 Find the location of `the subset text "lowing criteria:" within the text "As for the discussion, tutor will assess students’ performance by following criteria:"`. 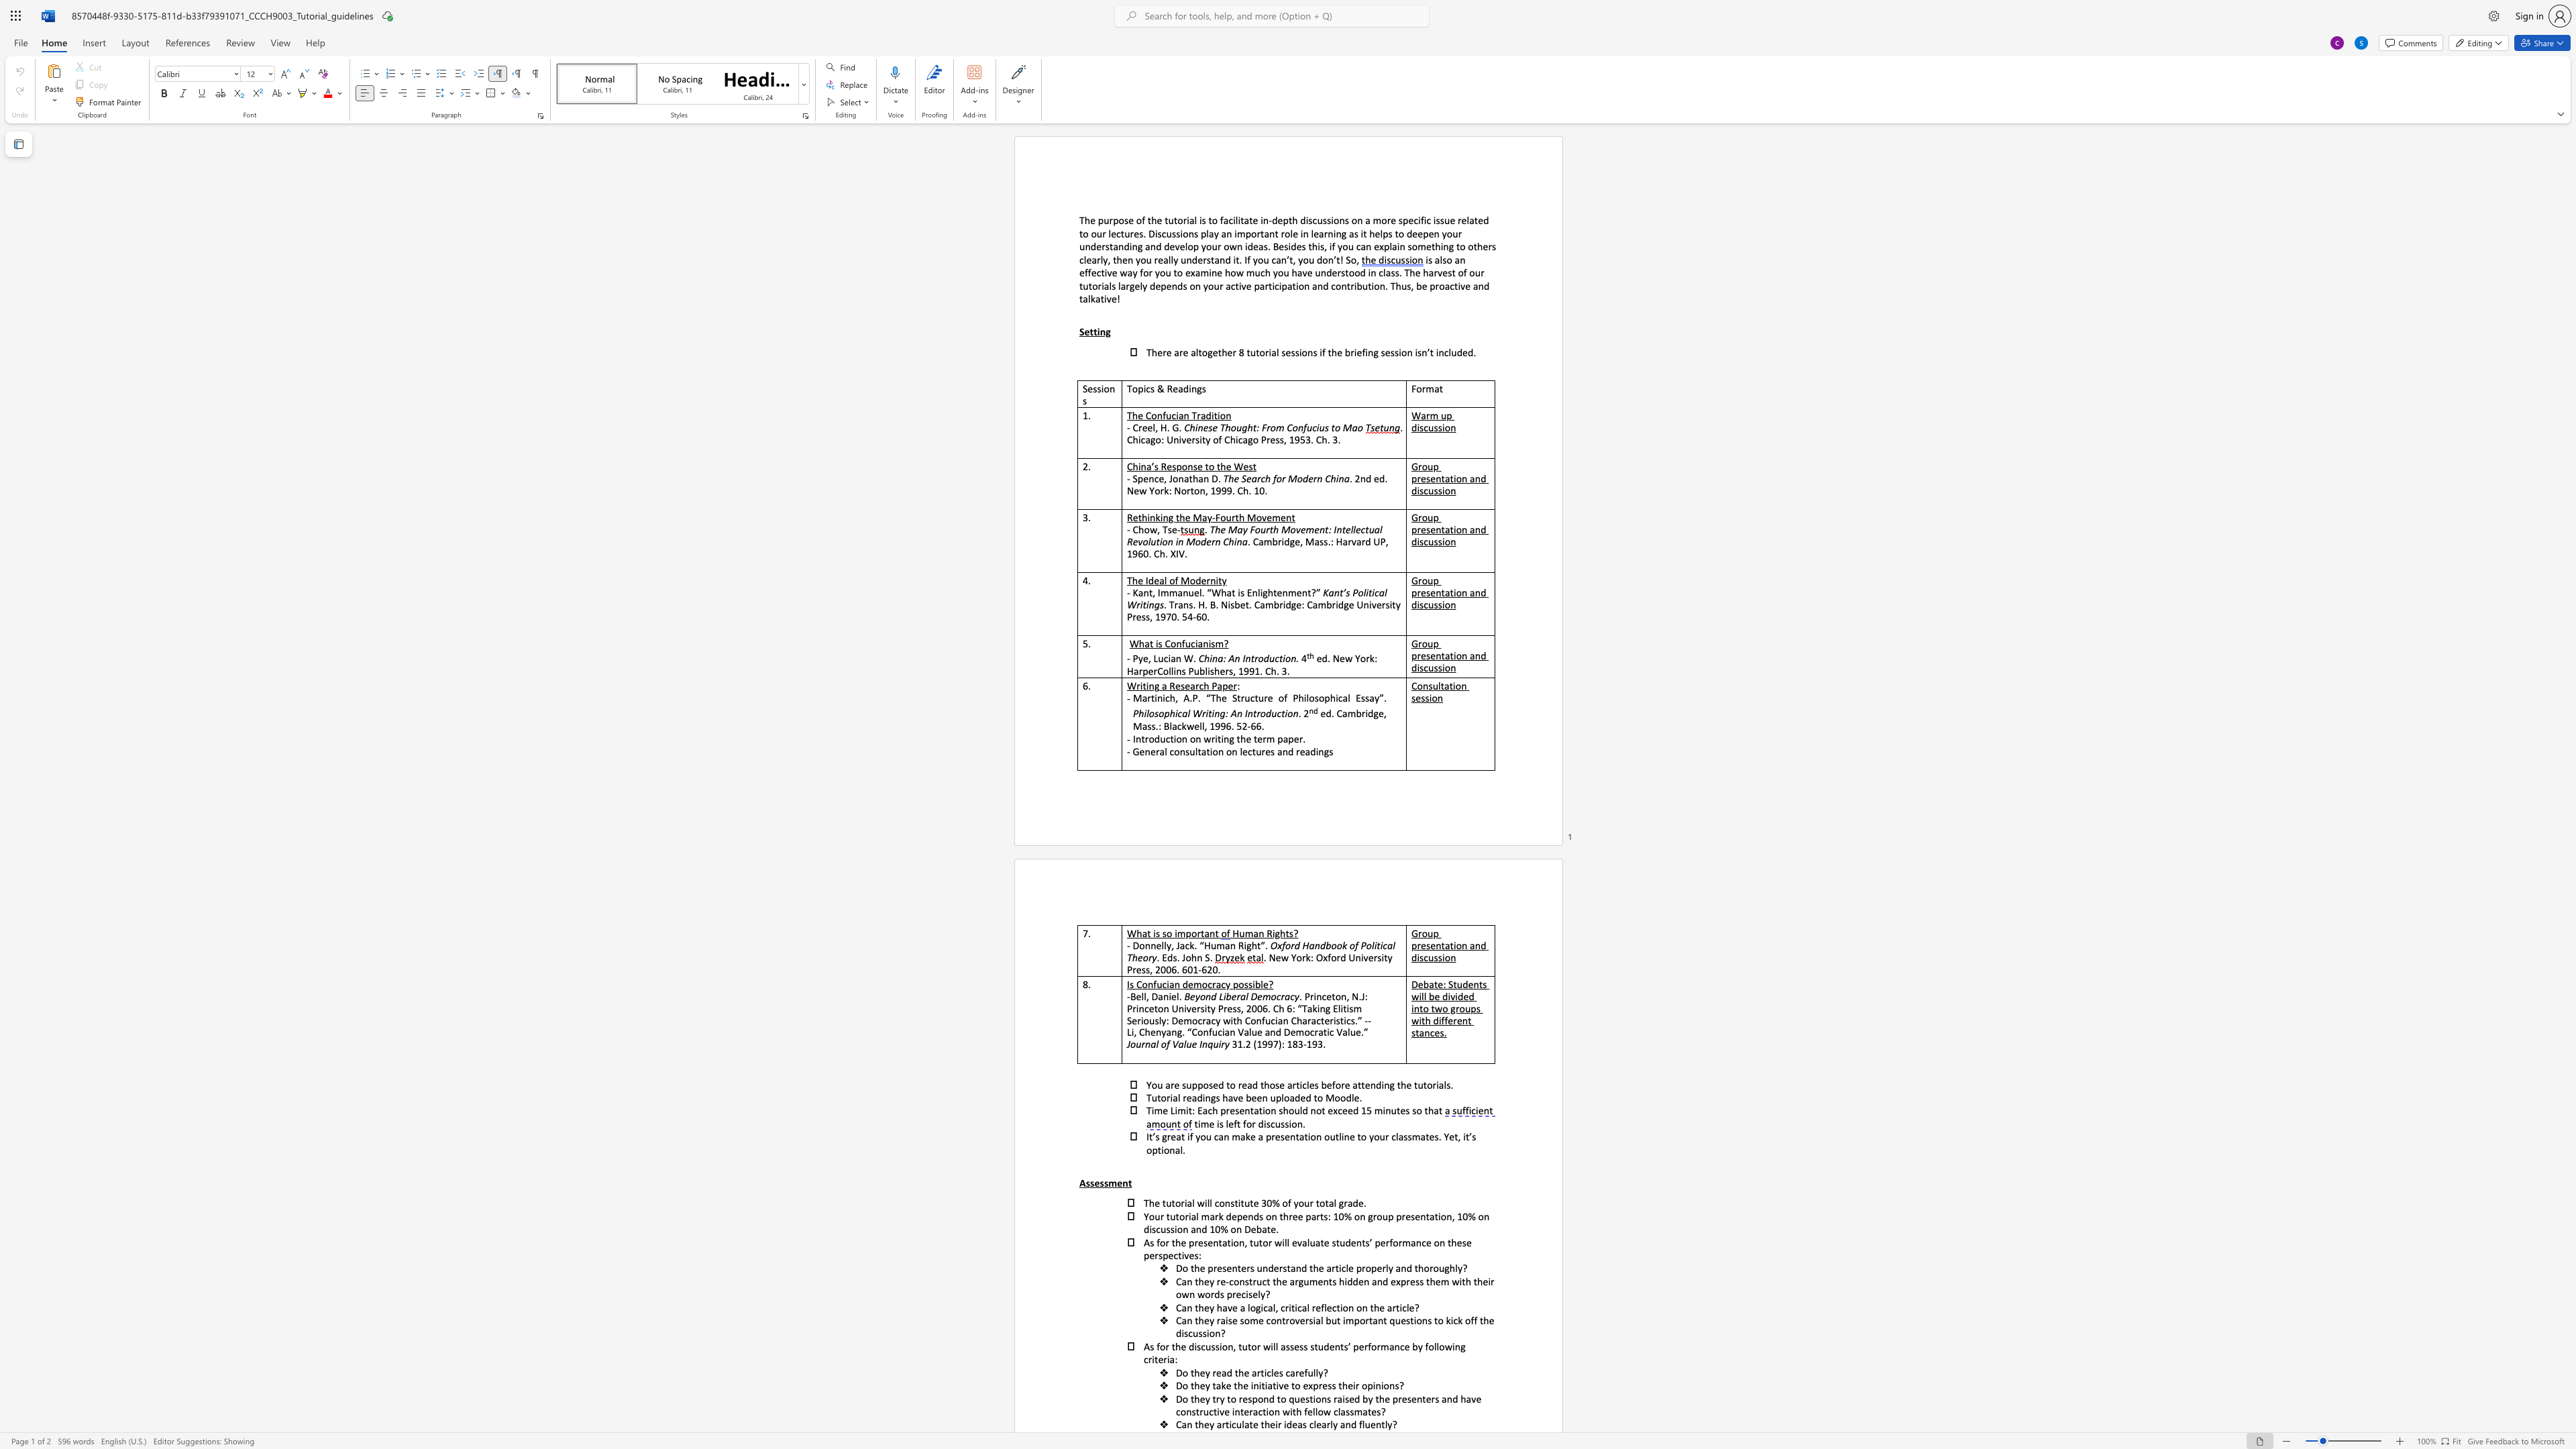

the subset text "lowing criteria:" within the text "As for the discussion, tutor will assess students’ performance by following criteria:" is located at coordinates (1436, 1346).